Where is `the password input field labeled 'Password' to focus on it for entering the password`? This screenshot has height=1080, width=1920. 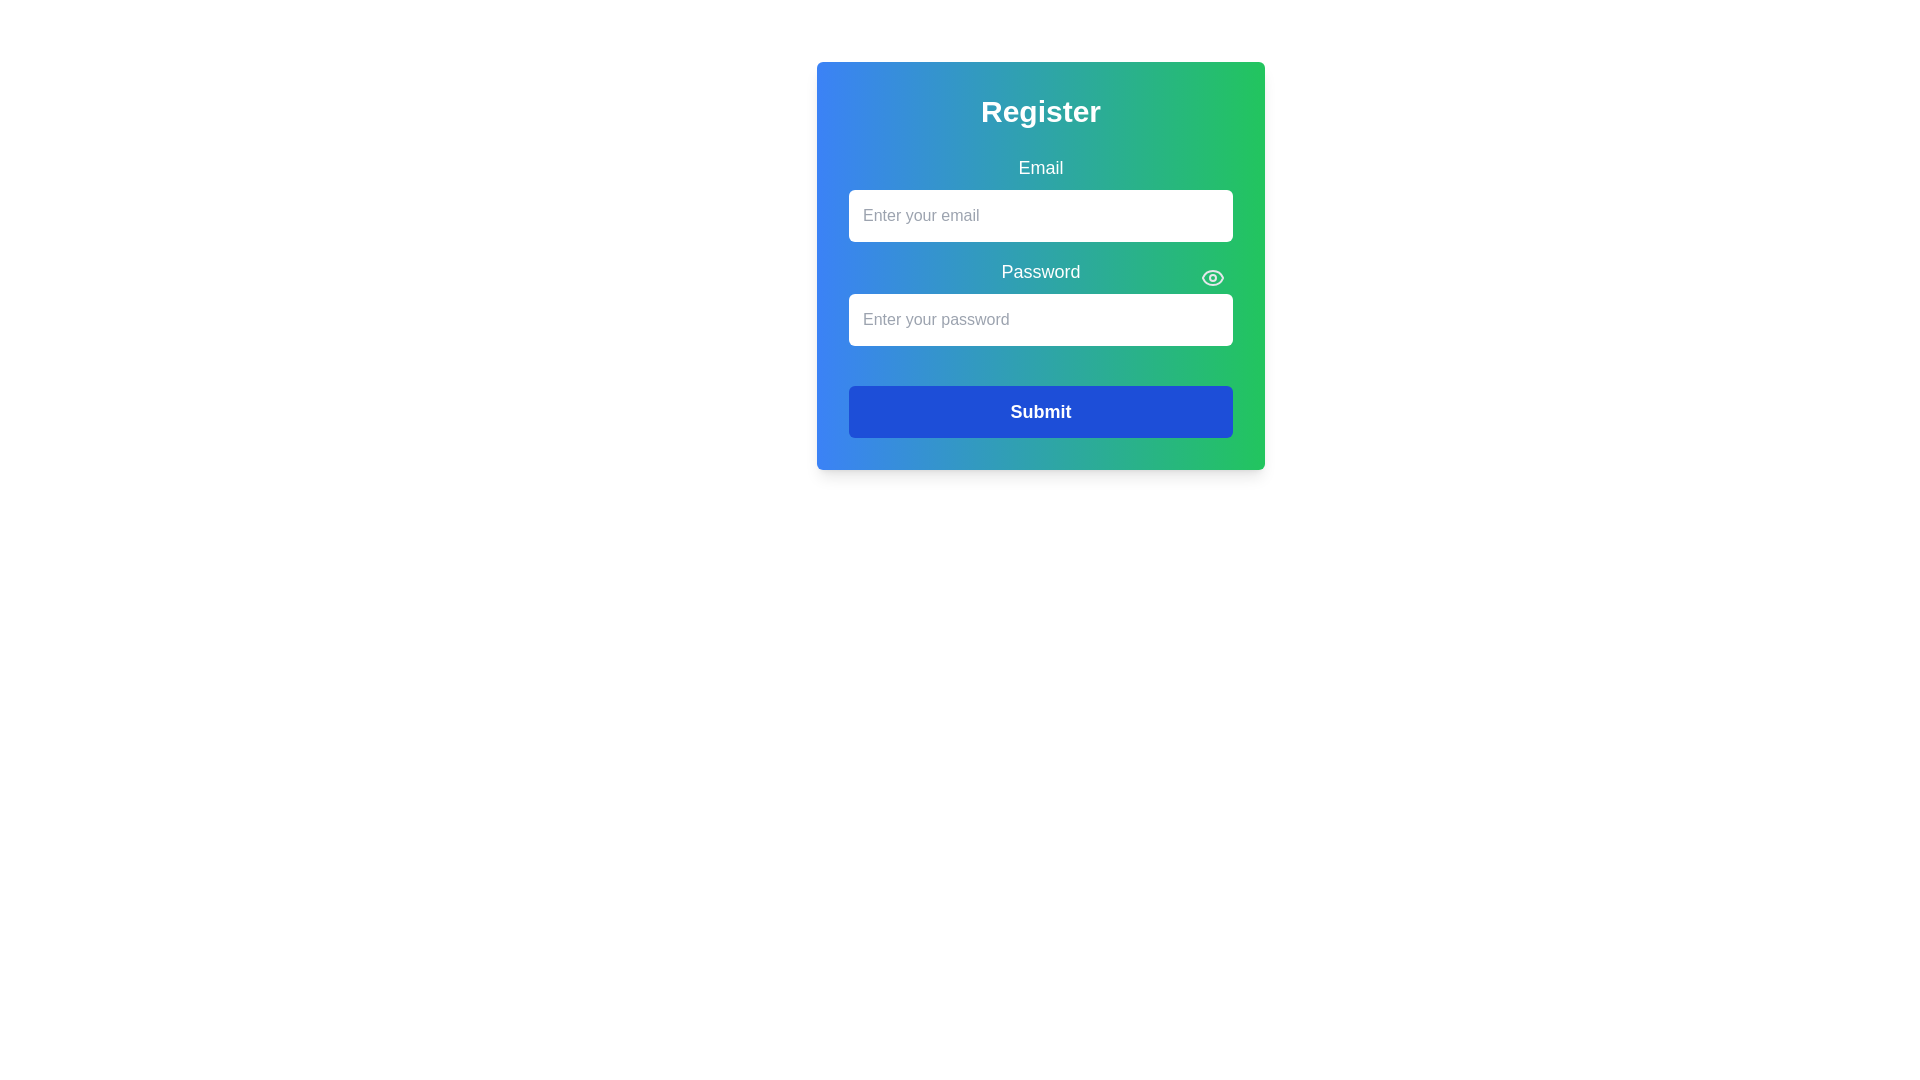
the password input field labeled 'Password' to focus on it for entering the password is located at coordinates (1040, 301).